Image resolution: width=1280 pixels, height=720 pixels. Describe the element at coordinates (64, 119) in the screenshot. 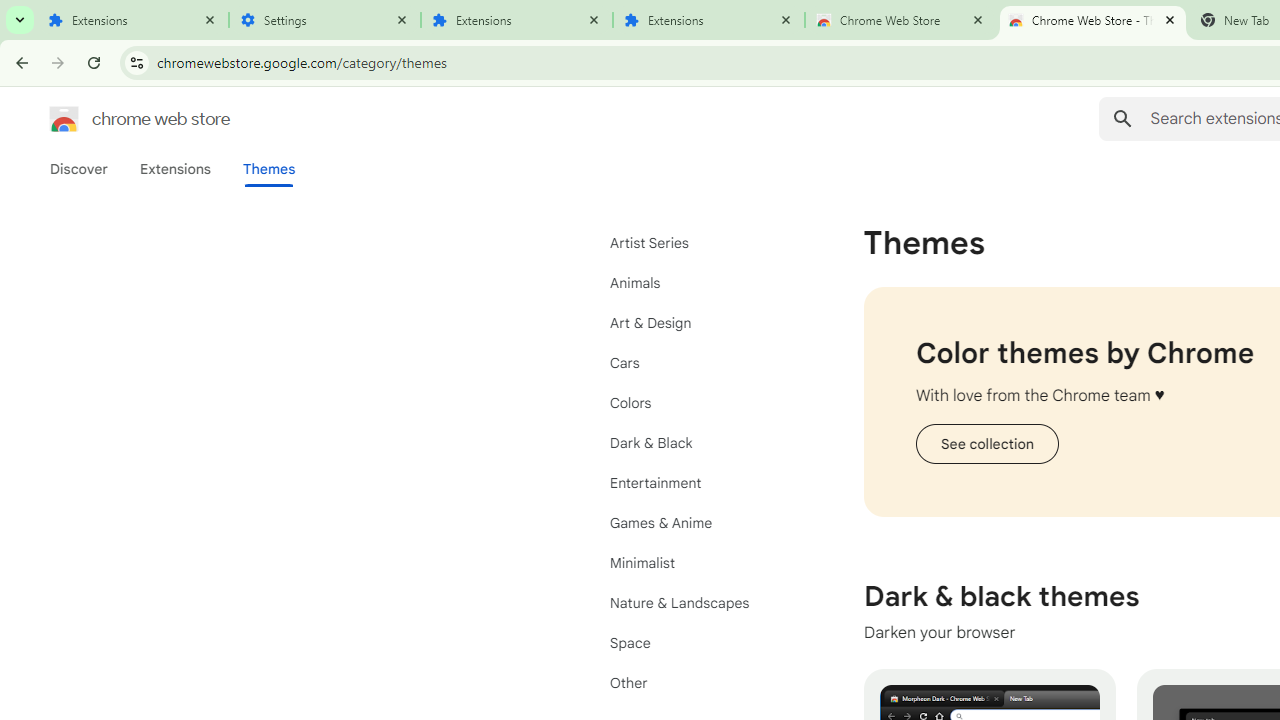

I see `'Chrome Web Store logo'` at that location.